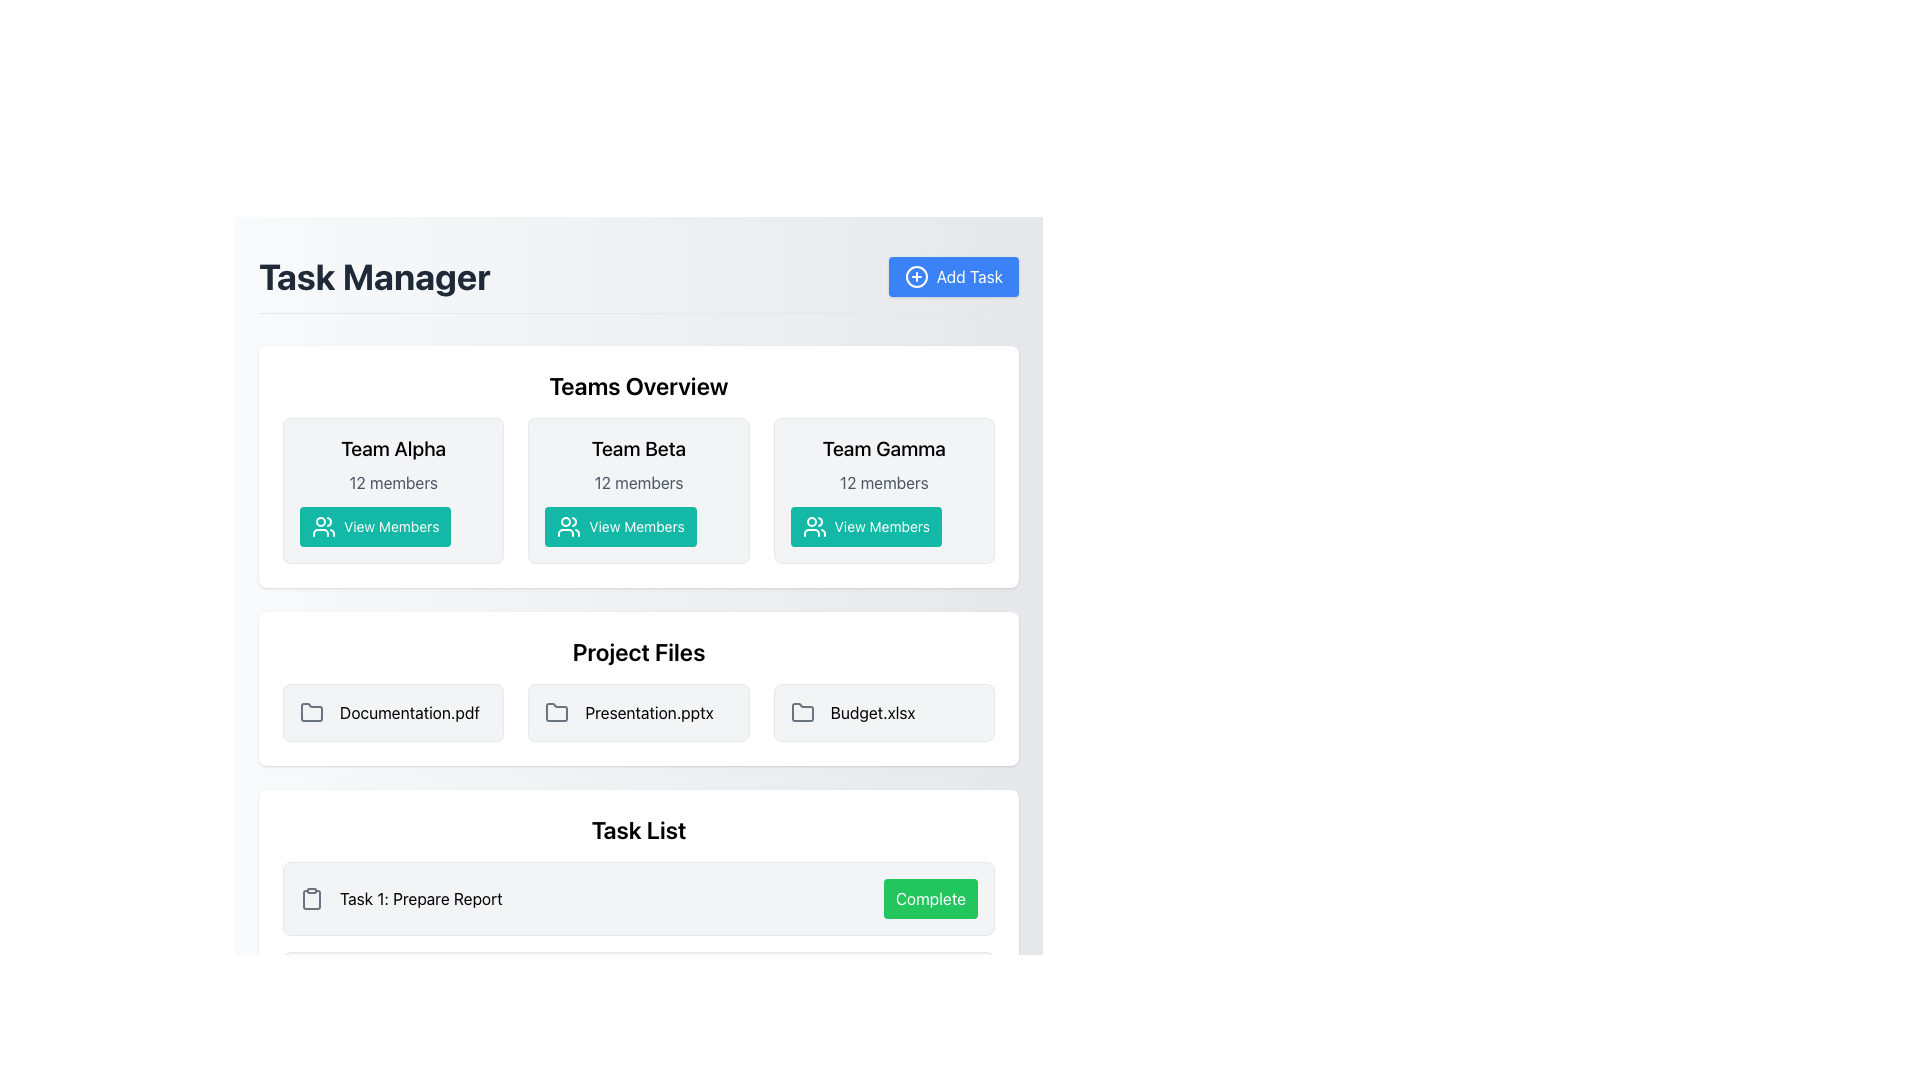  I want to click on the File card component representing 'Documentation.pdf', which is the first item in the 'Project Files' section, so click(393, 712).